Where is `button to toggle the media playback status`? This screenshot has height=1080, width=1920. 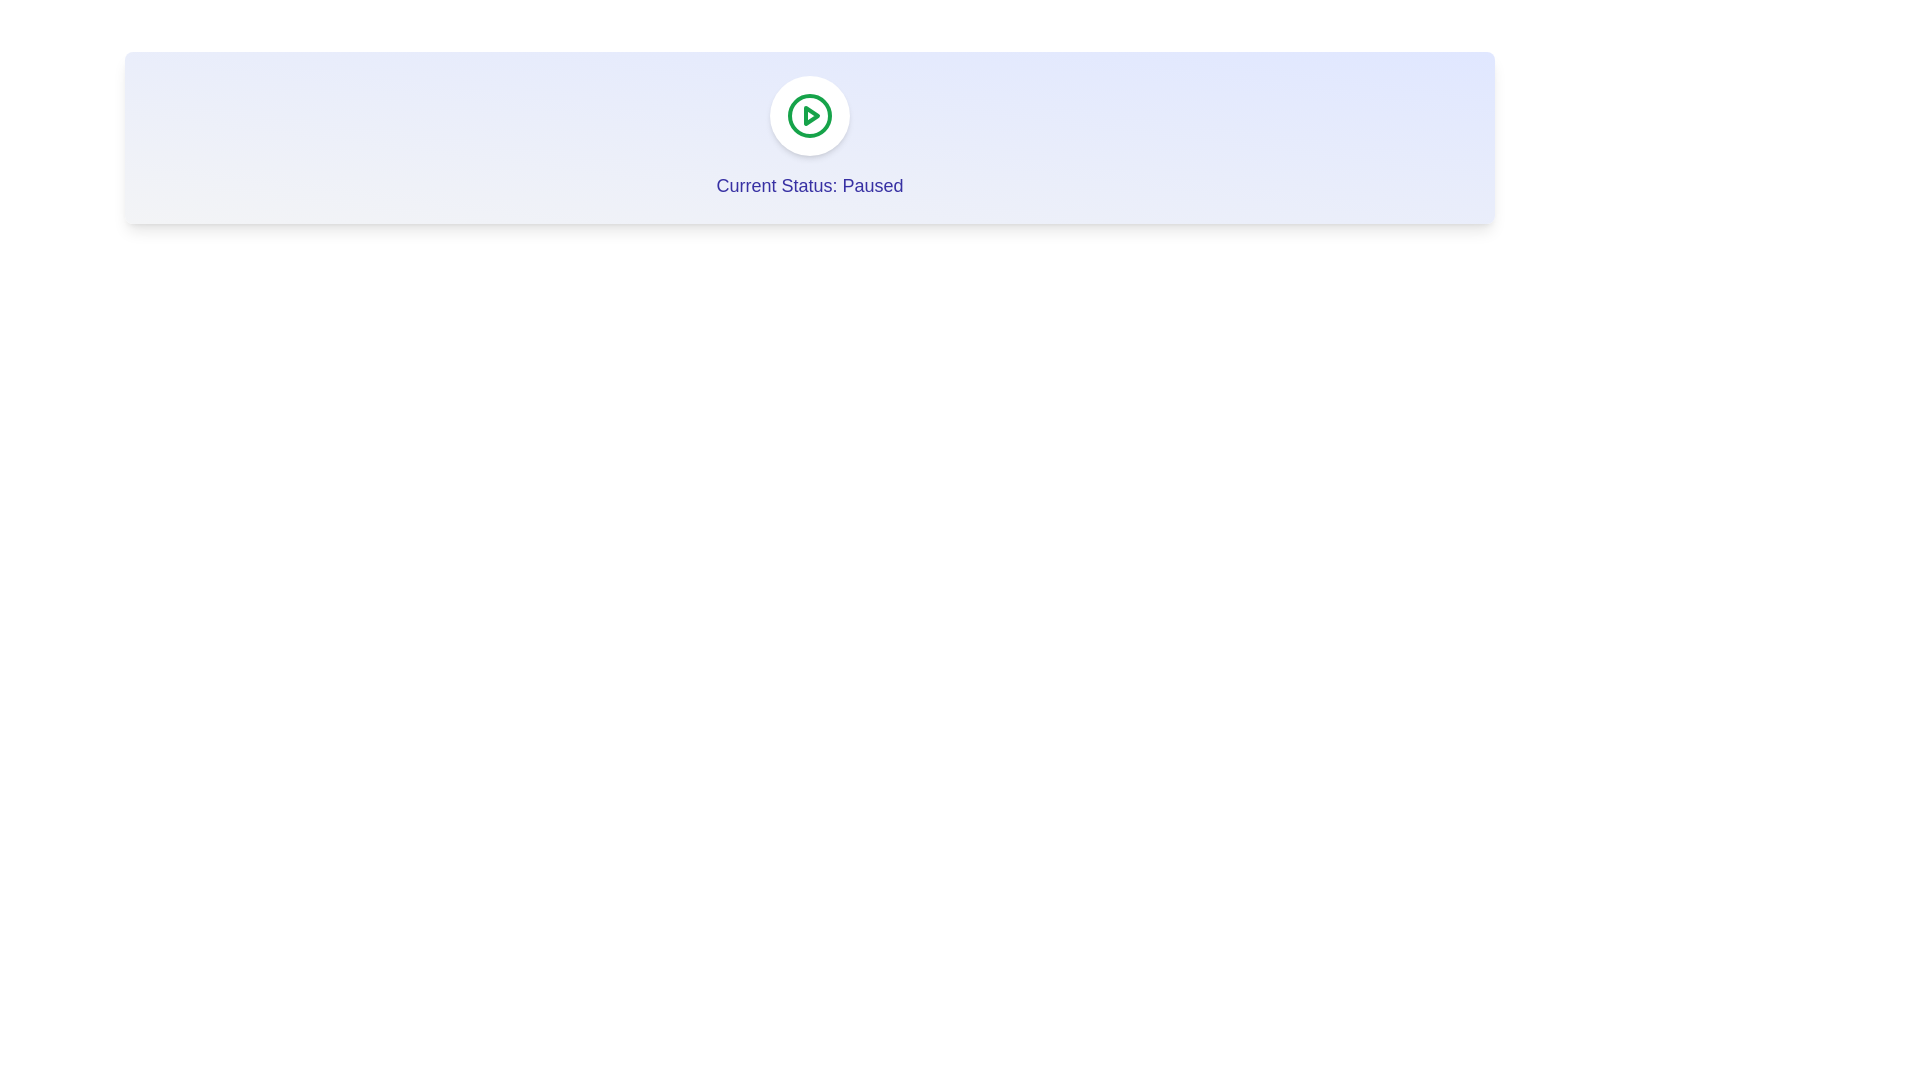
button to toggle the media playback status is located at coordinates (810, 115).